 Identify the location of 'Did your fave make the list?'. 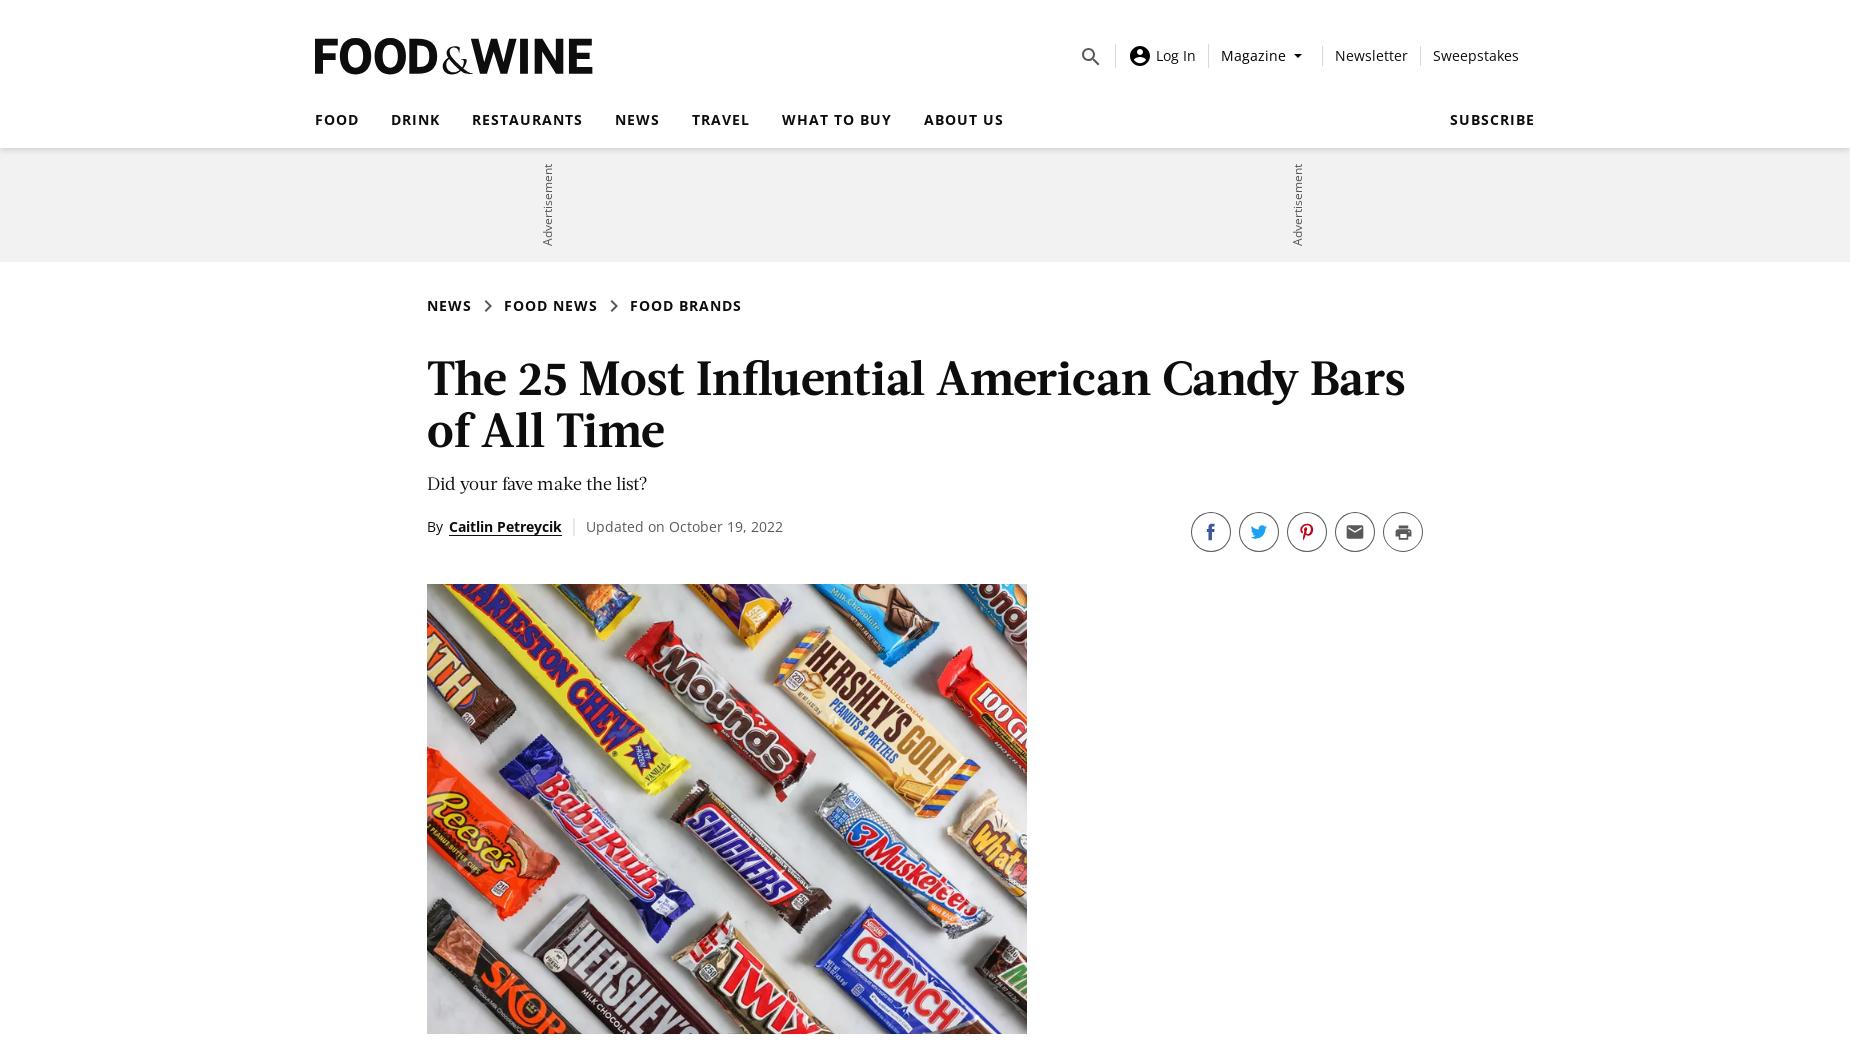
(537, 481).